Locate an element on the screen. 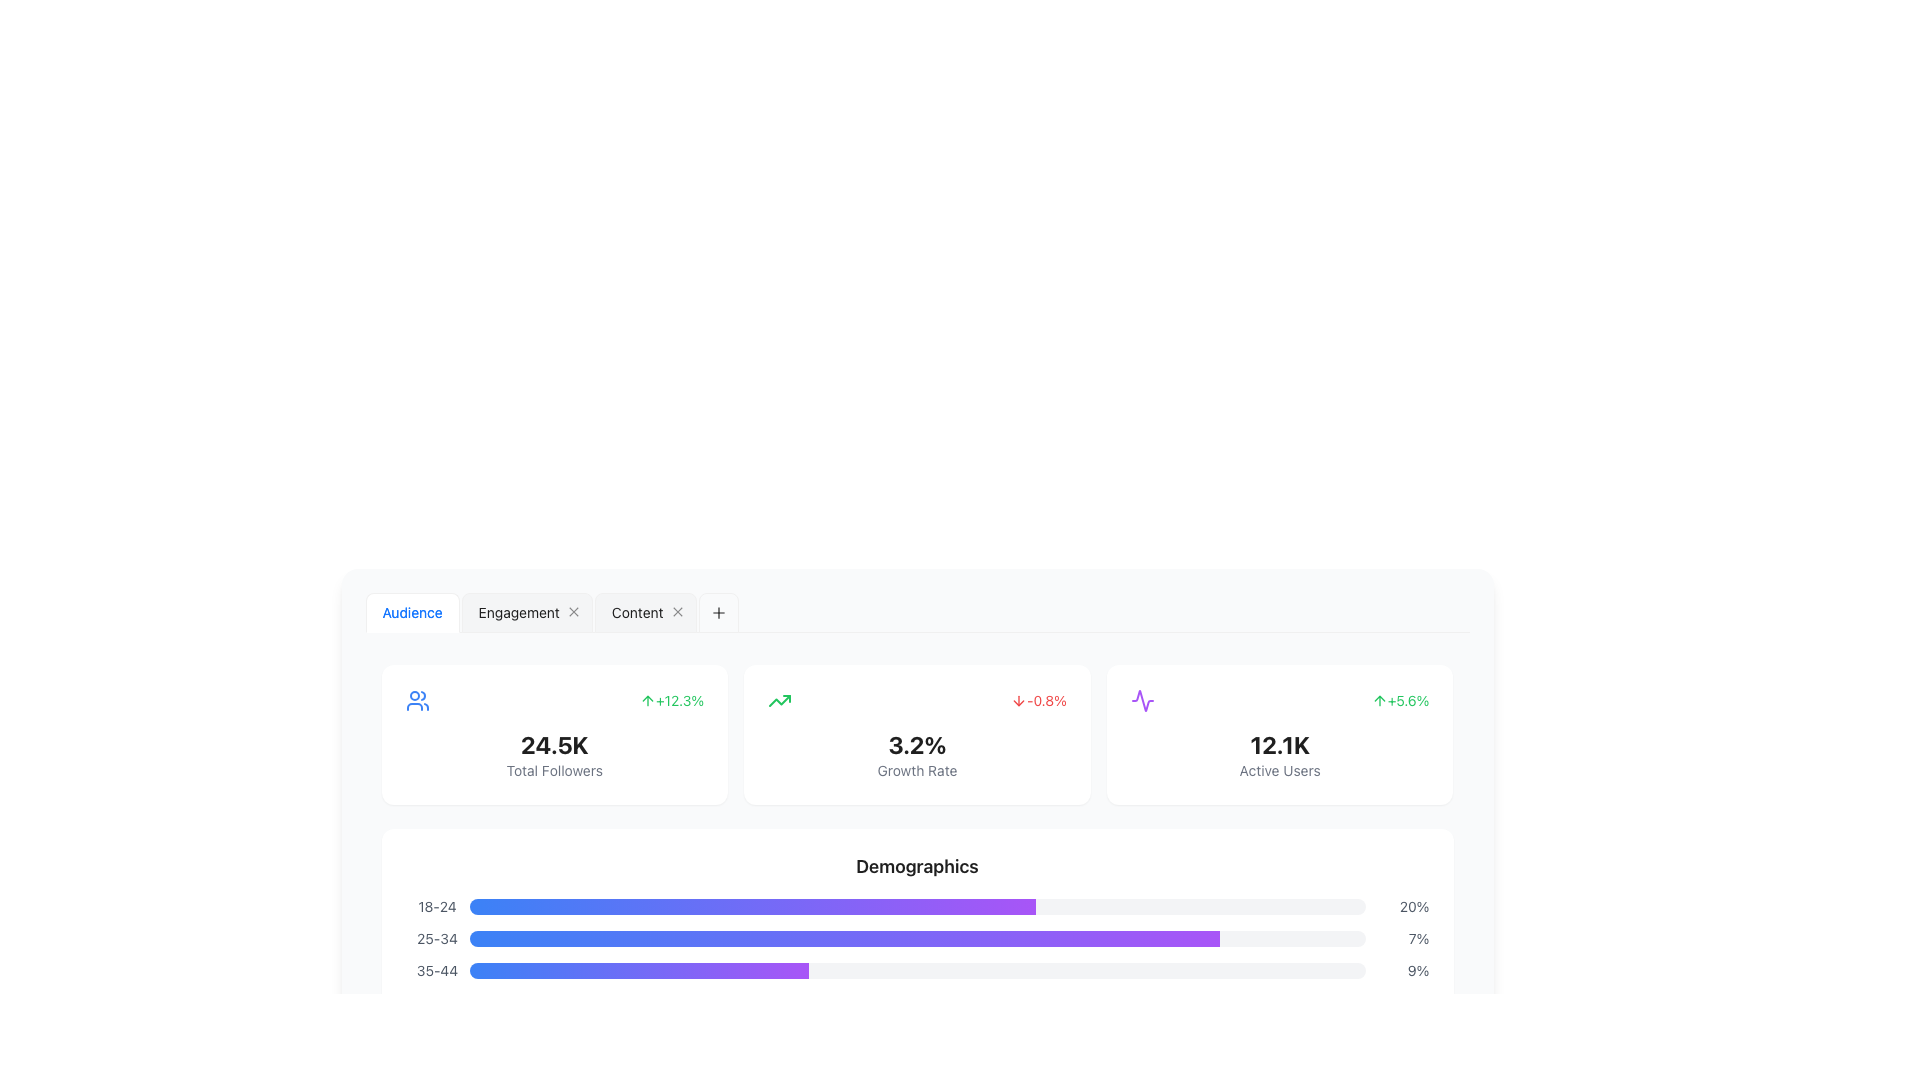  the 'close' icon represented by an 'X' symbol located on the far right side of the 'Content' section tab header is located at coordinates (572, 611).